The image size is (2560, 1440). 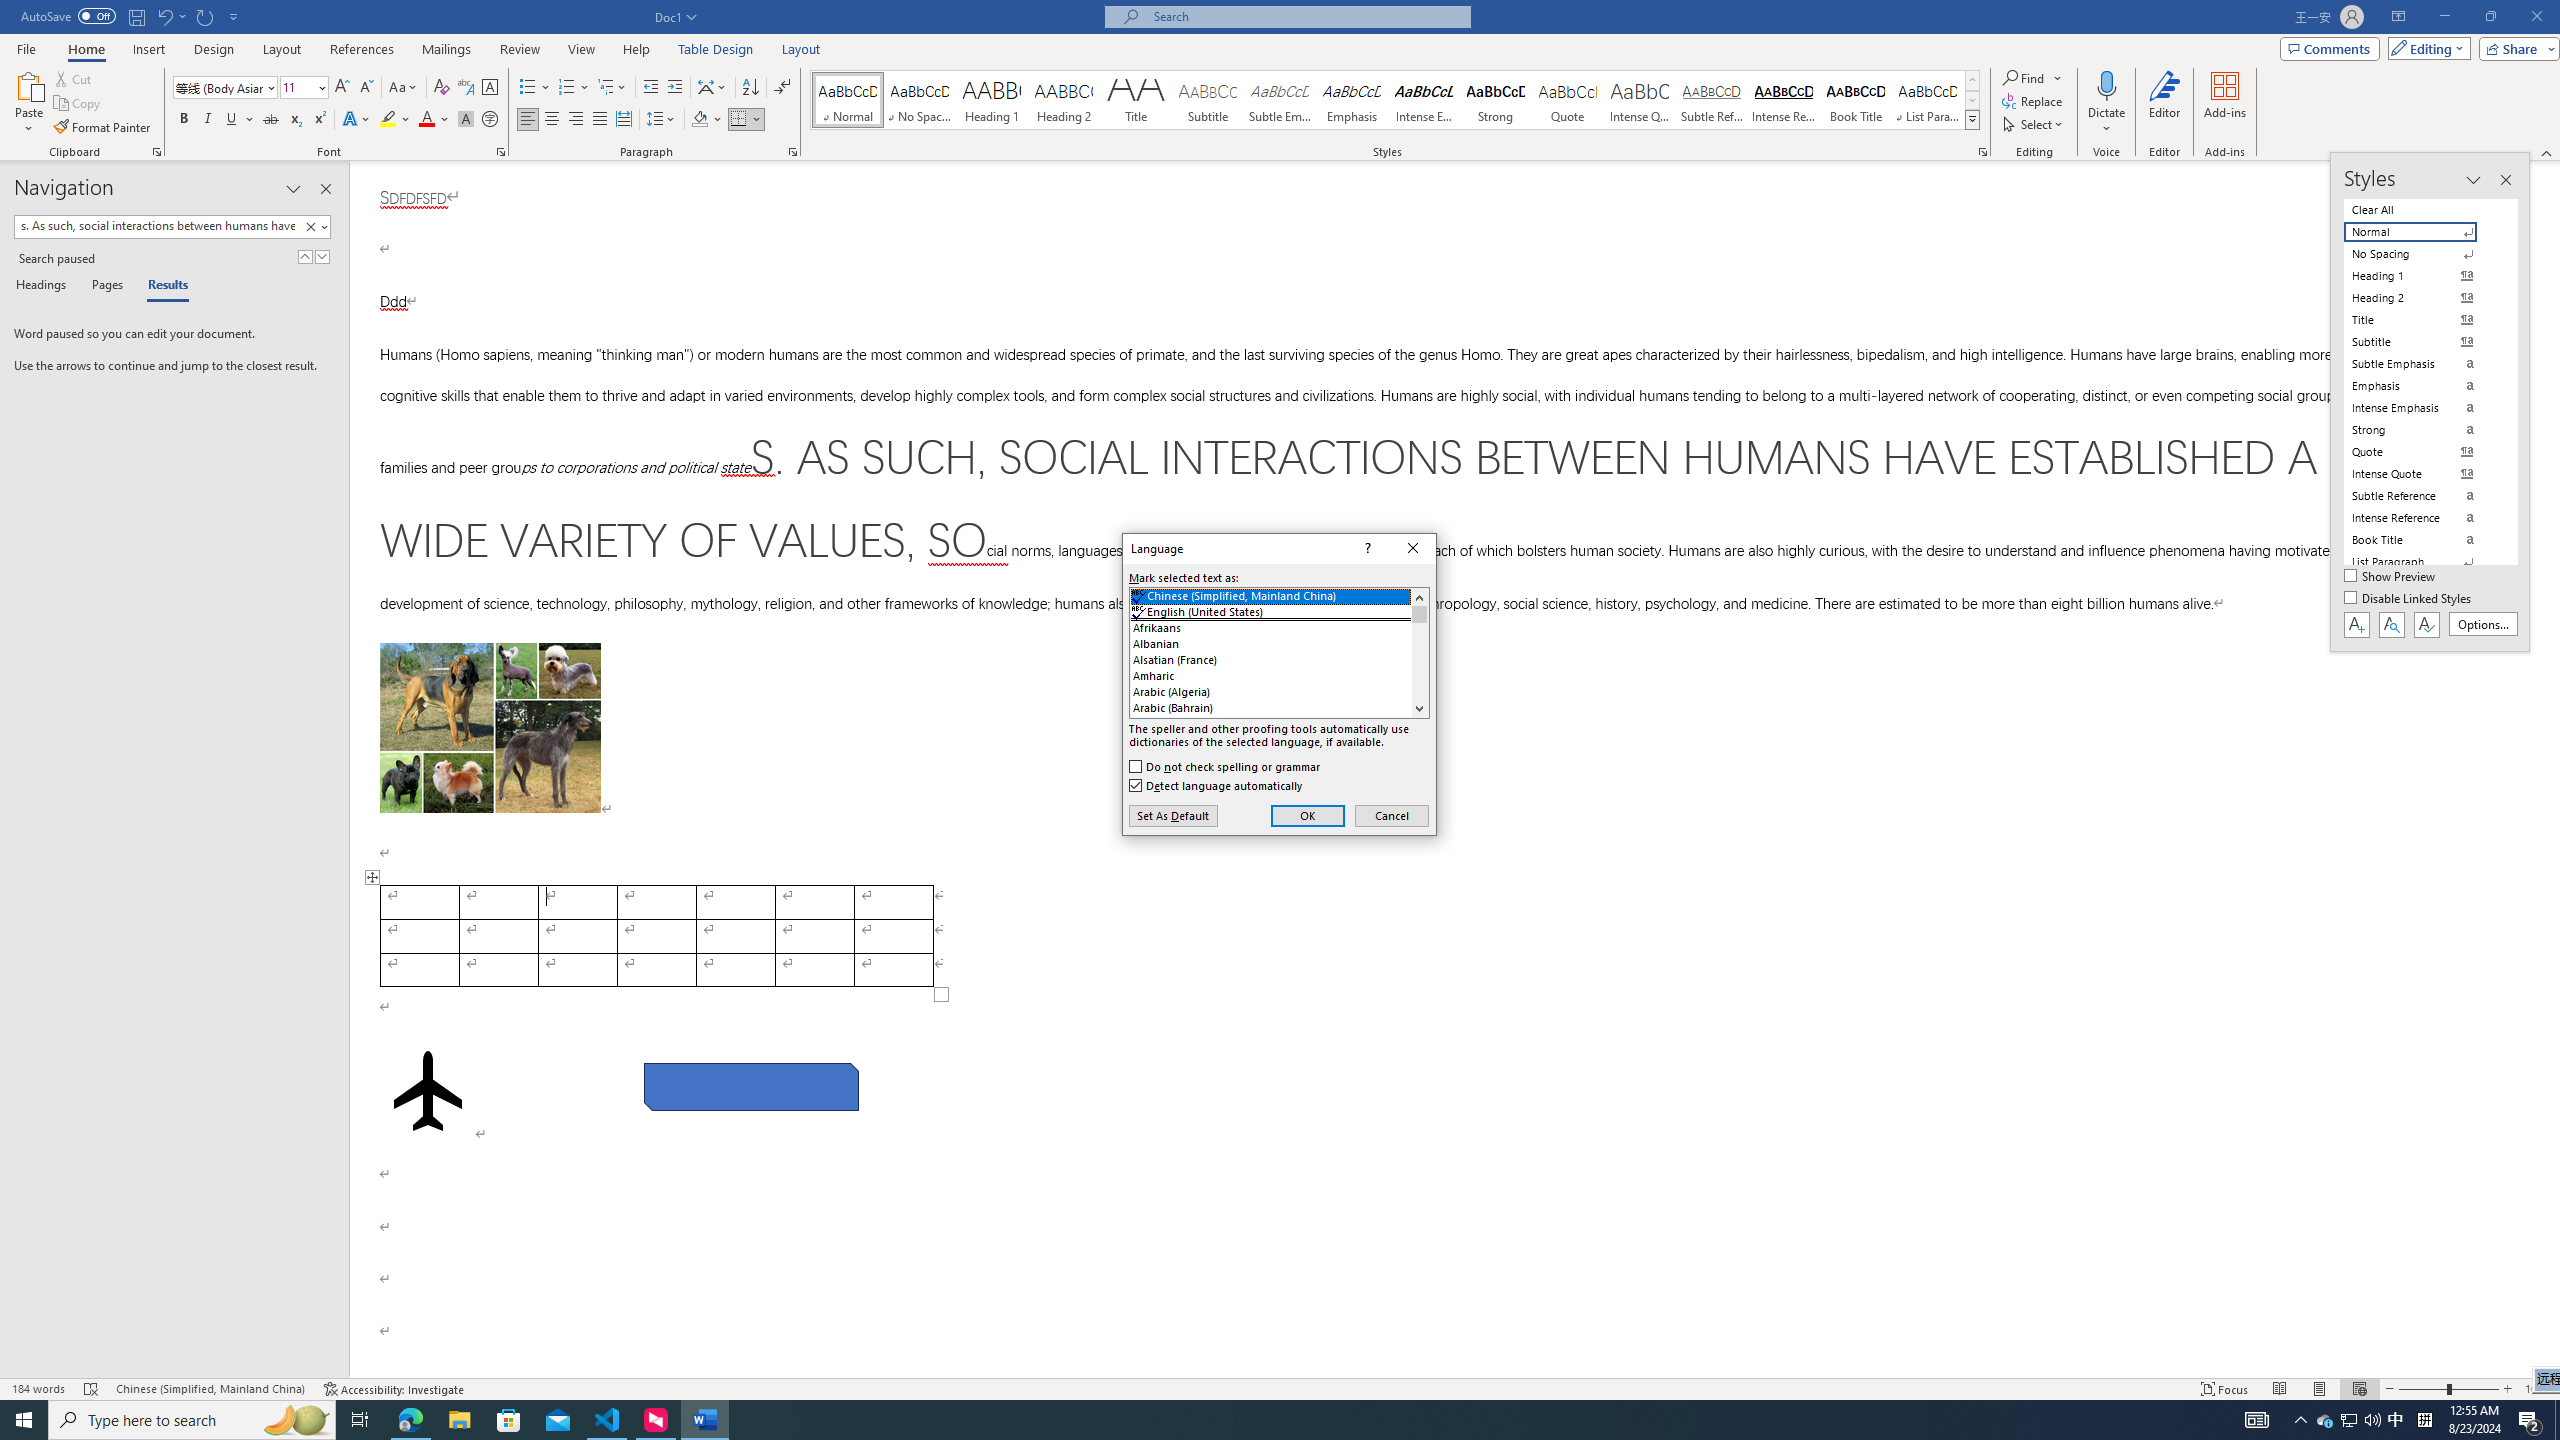 What do you see at coordinates (205, 15) in the screenshot?
I see `'Repeat Style'` at bounding box center [205, 15].